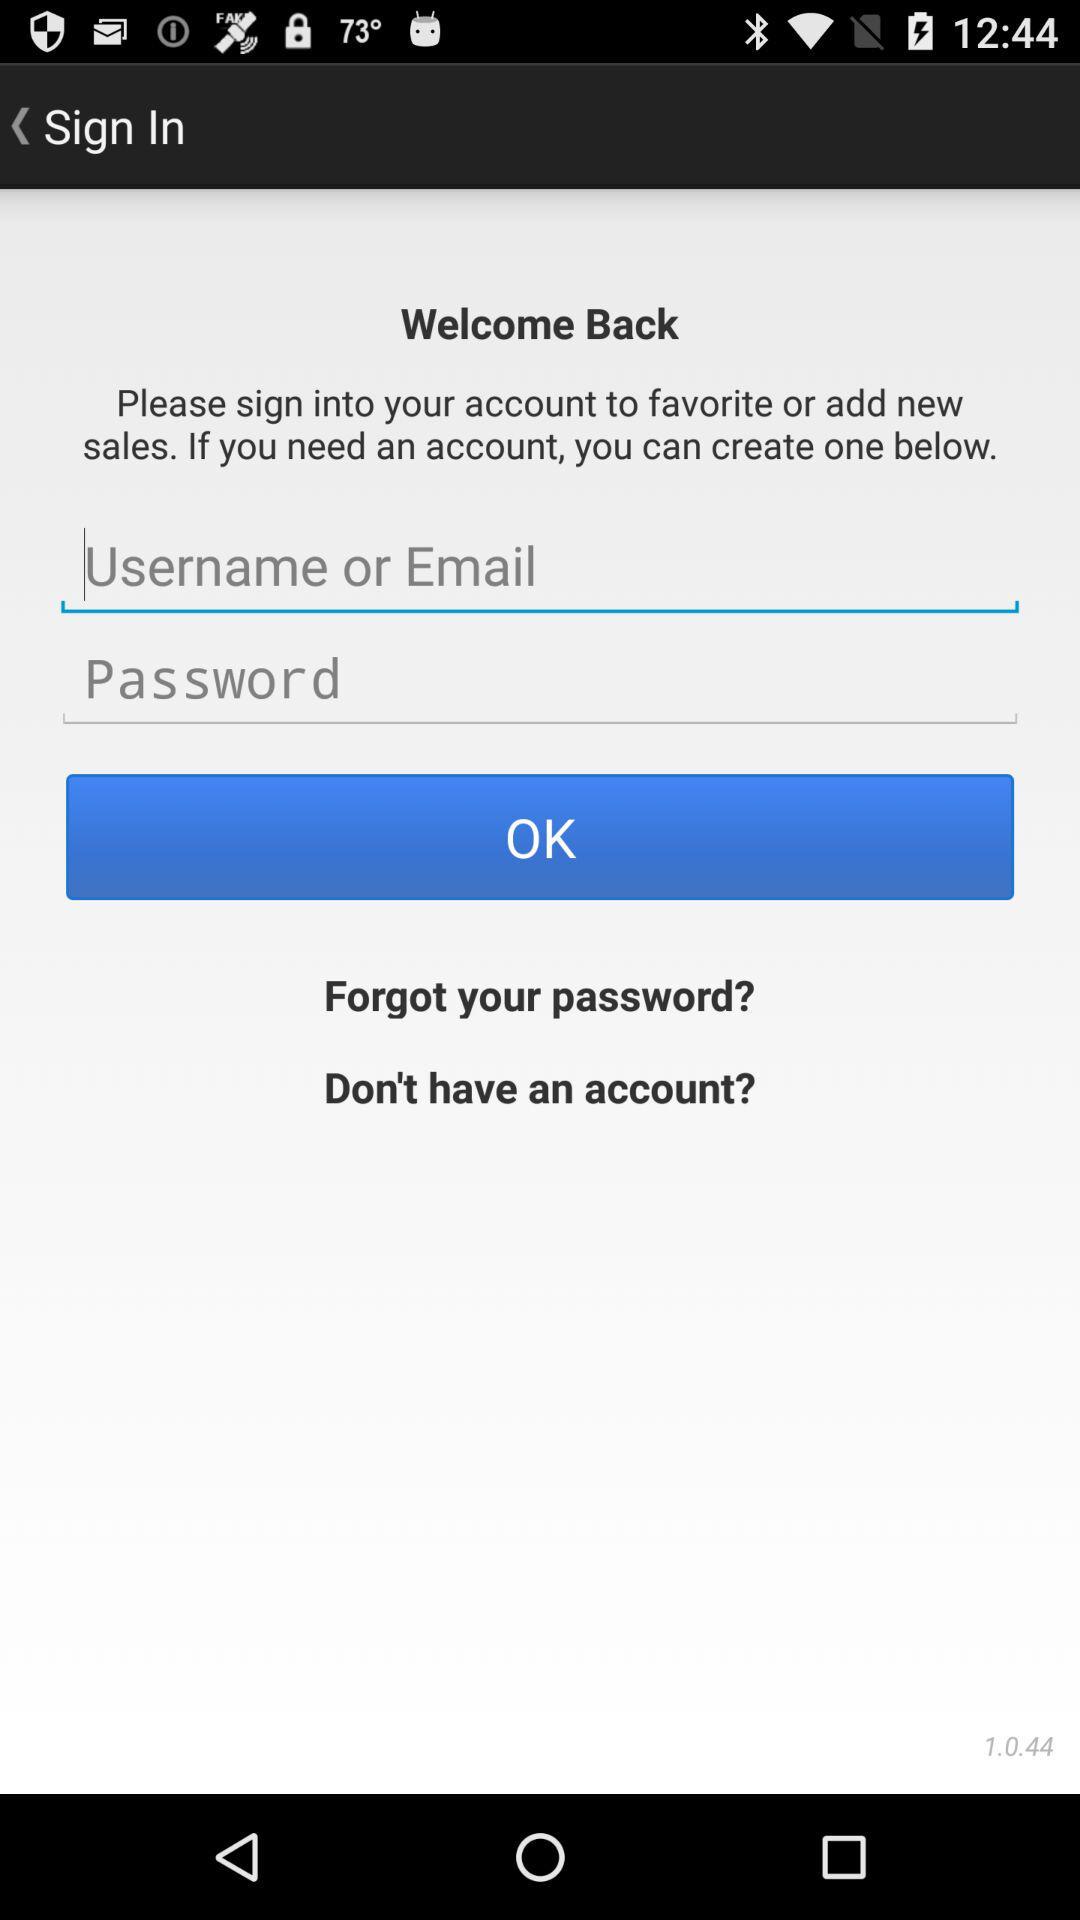 This screenshot has height=1920, width=1080. I want to click on ok button, so click(540, 836).